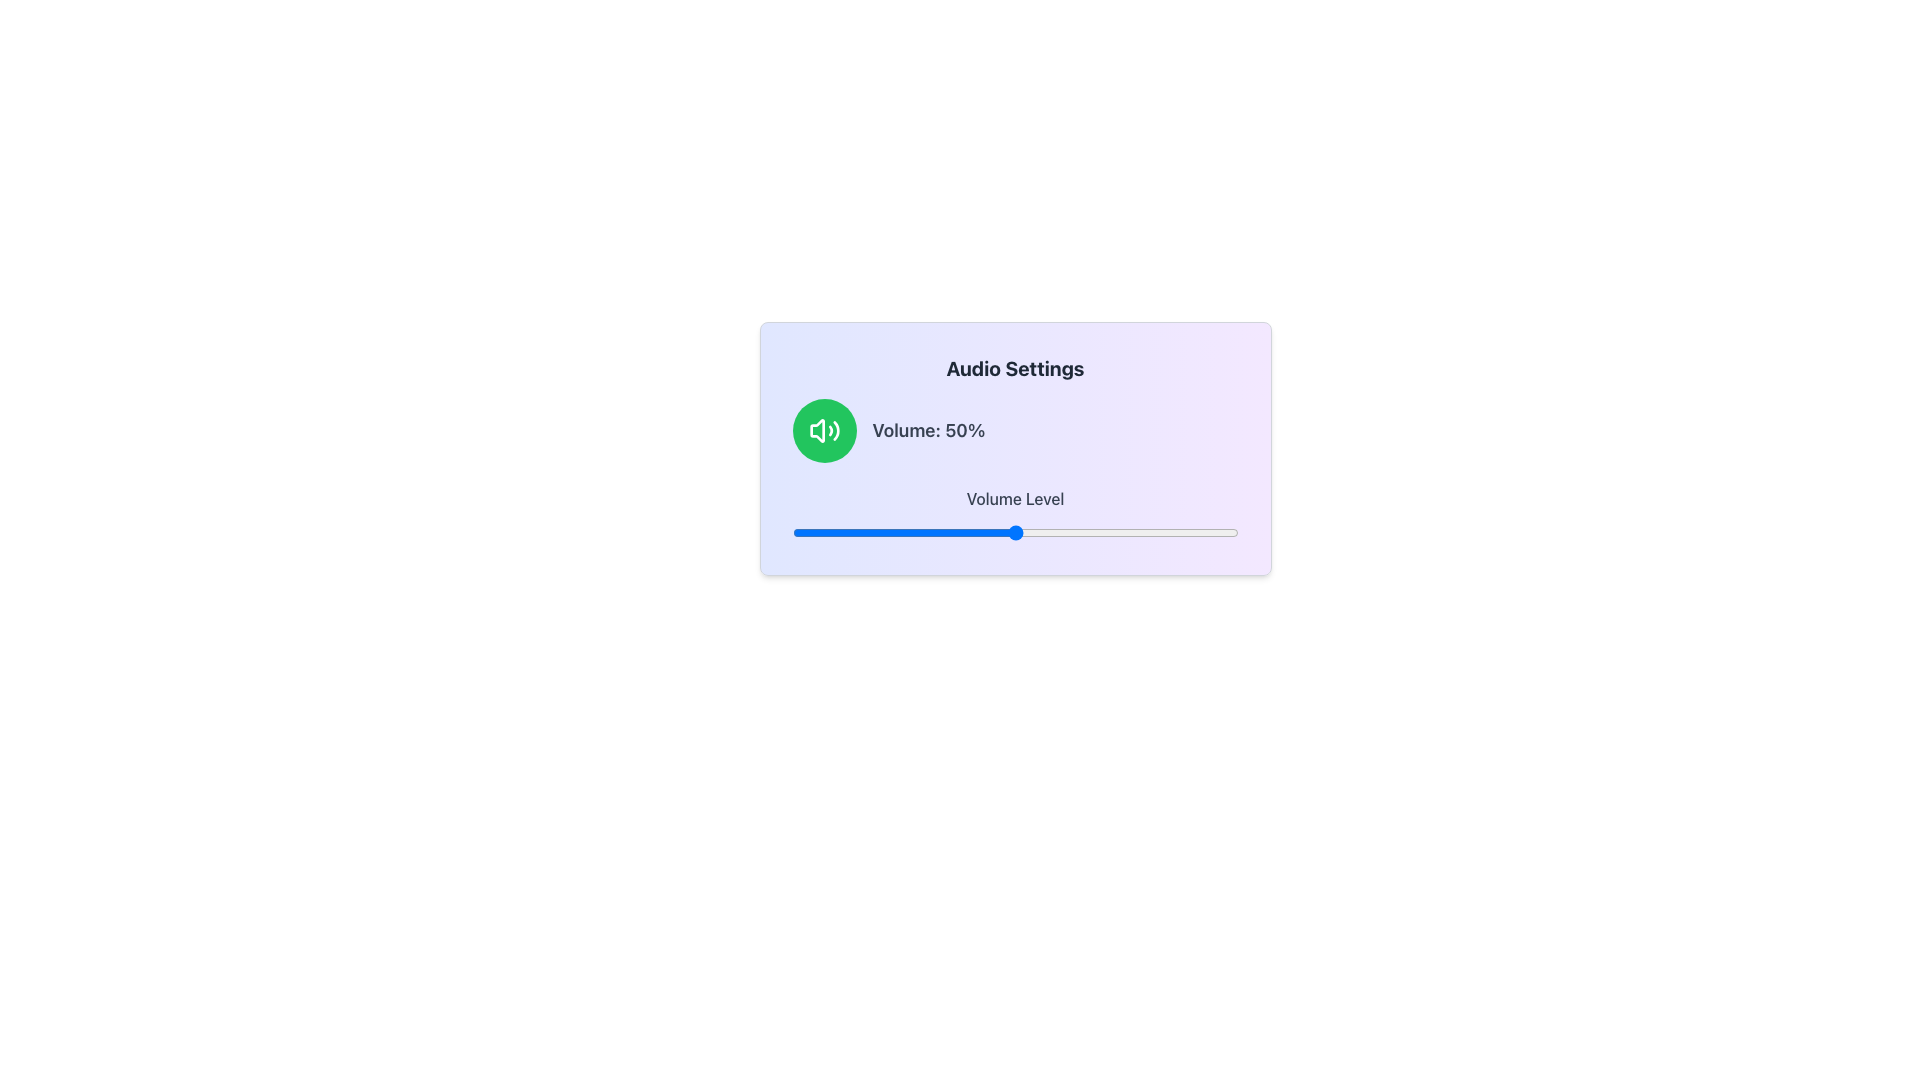  I want to click on volume level, so click(1215, 531).